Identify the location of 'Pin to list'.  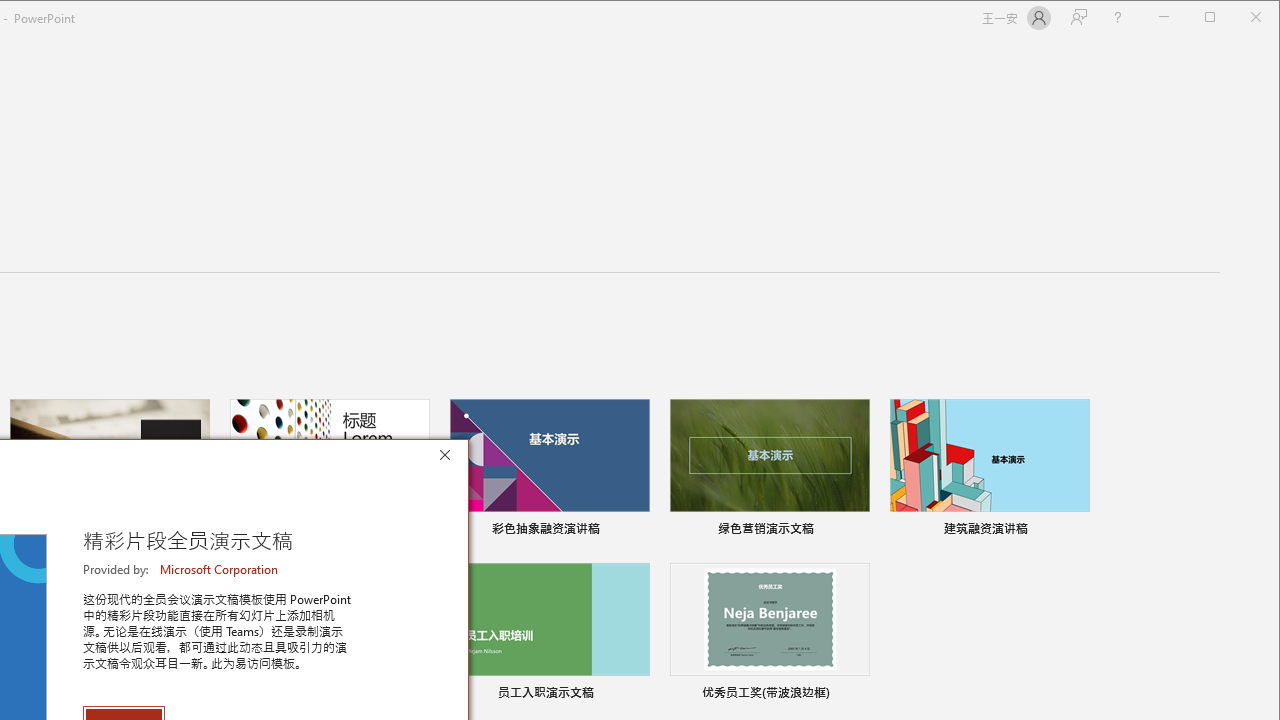
(856, 694).